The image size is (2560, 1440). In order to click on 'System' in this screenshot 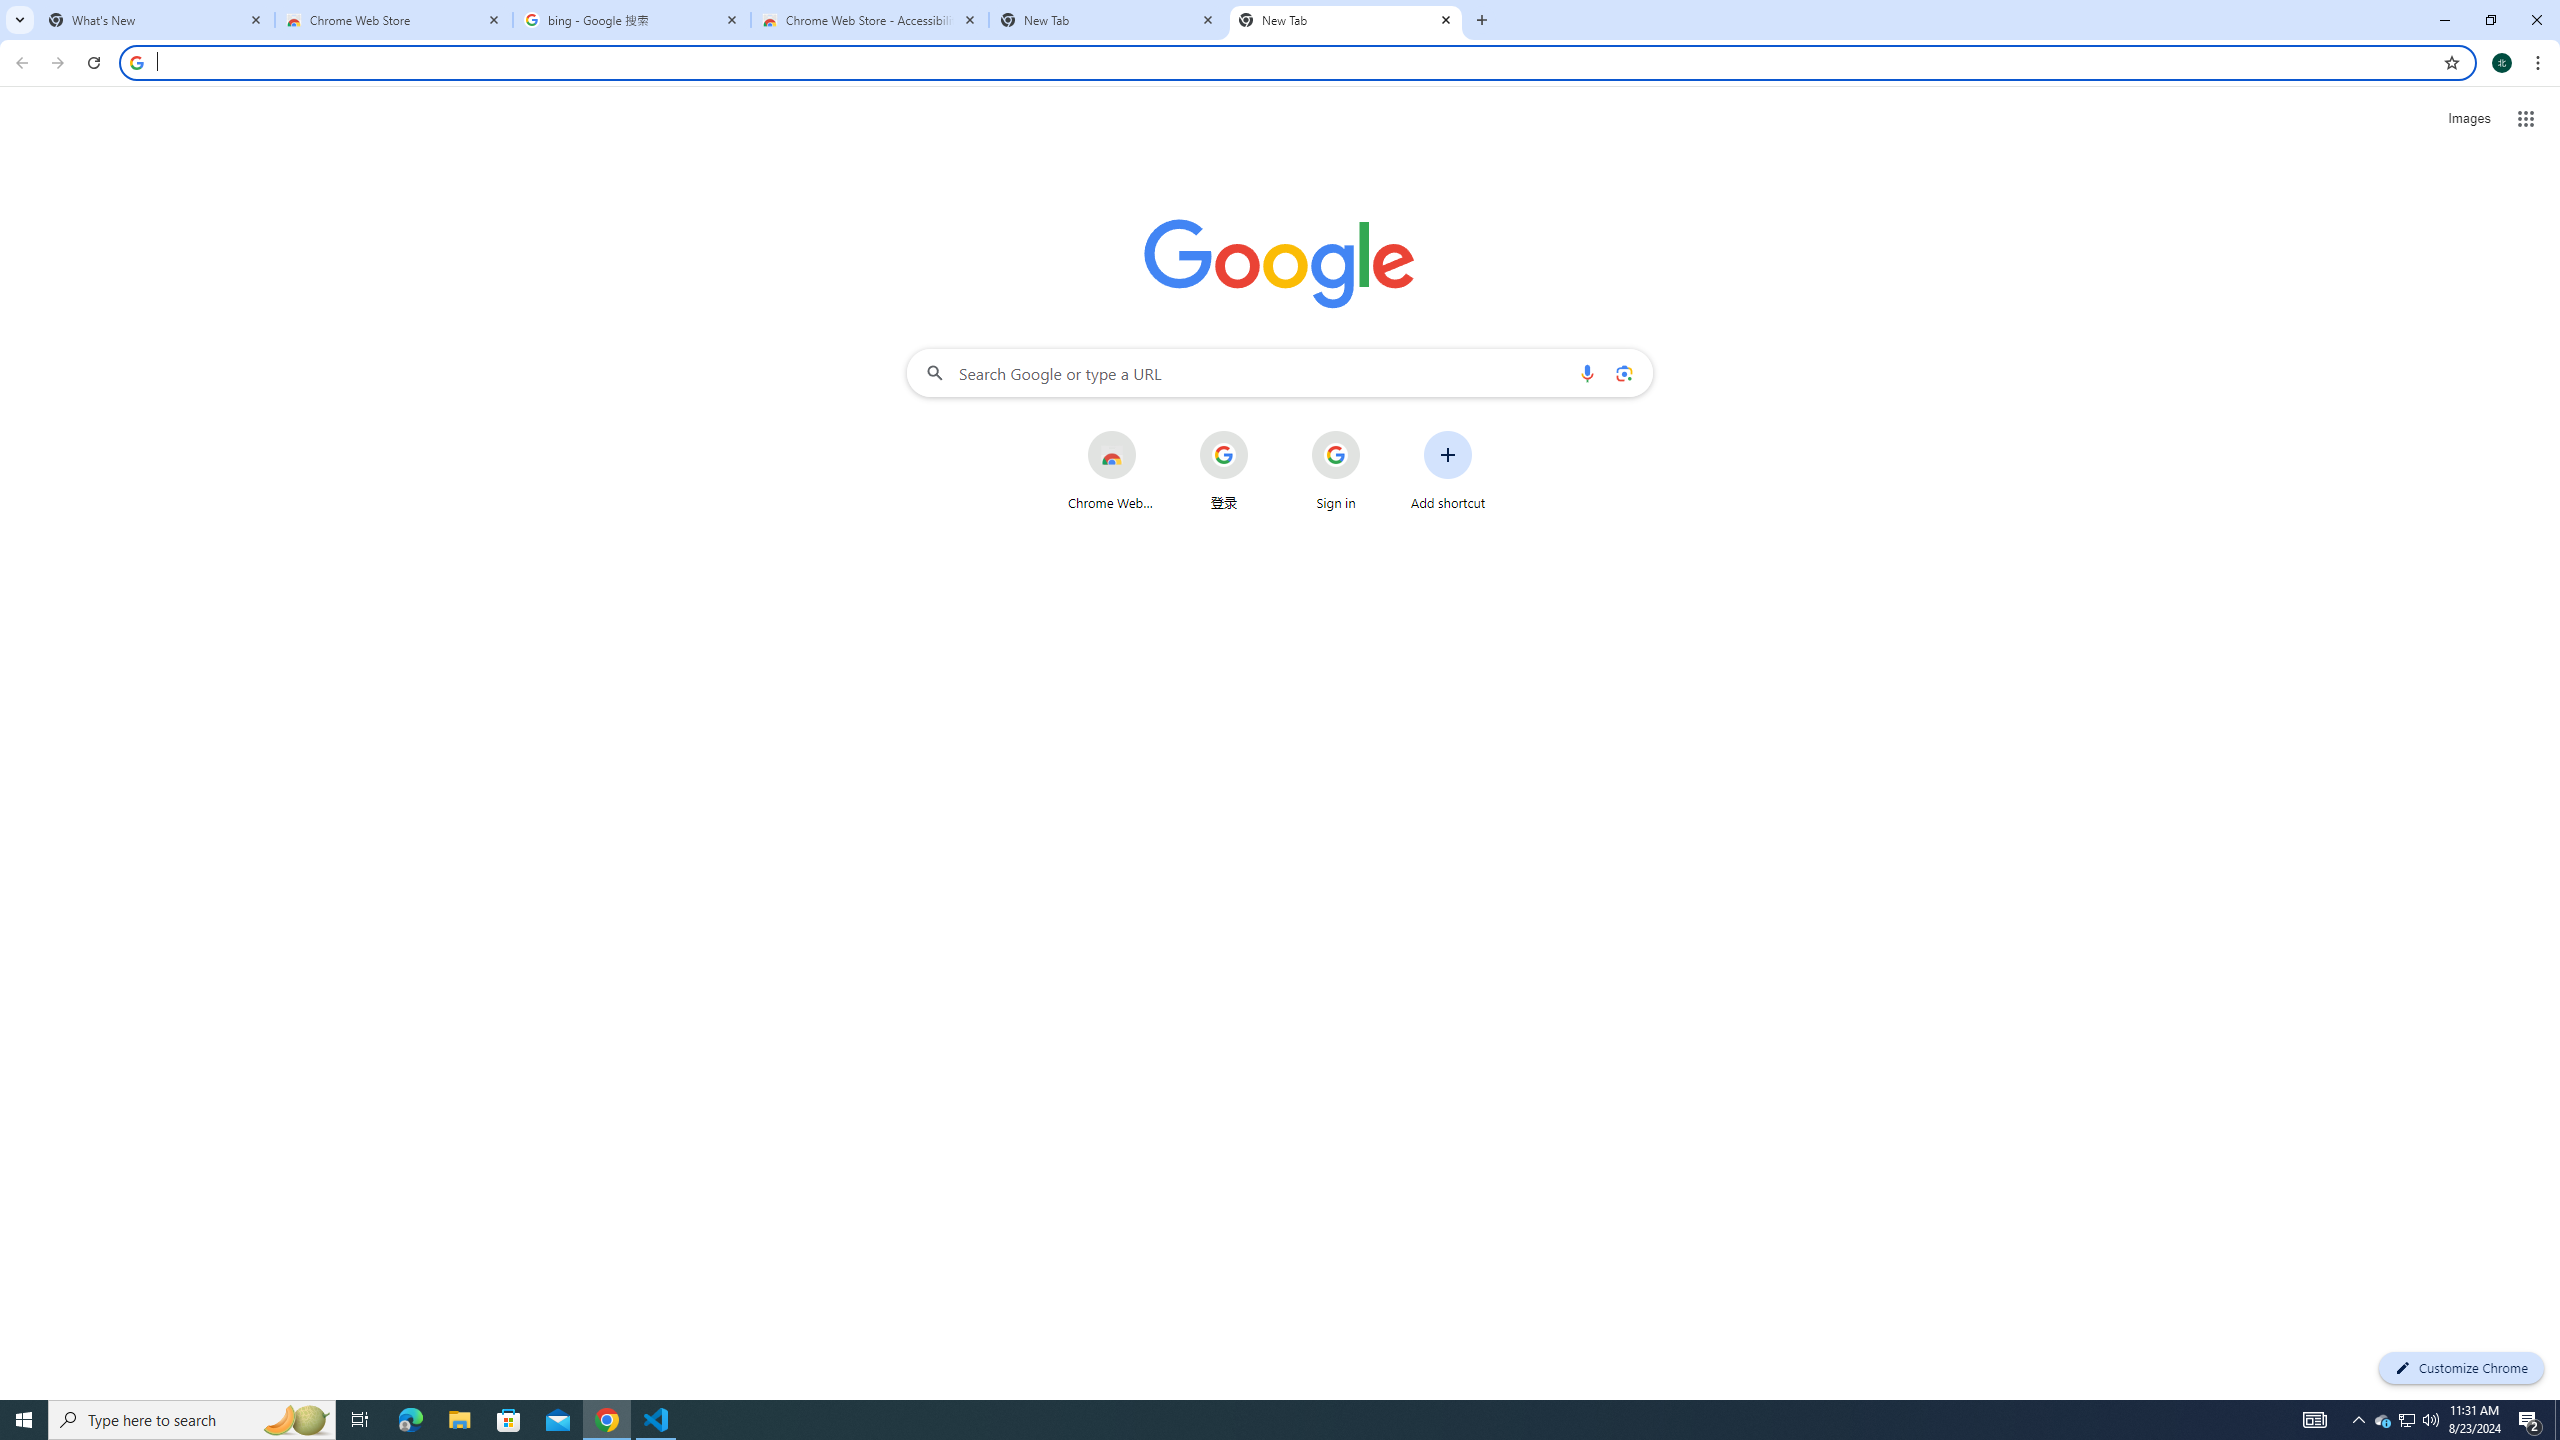, I will do `click(11, 9)`.